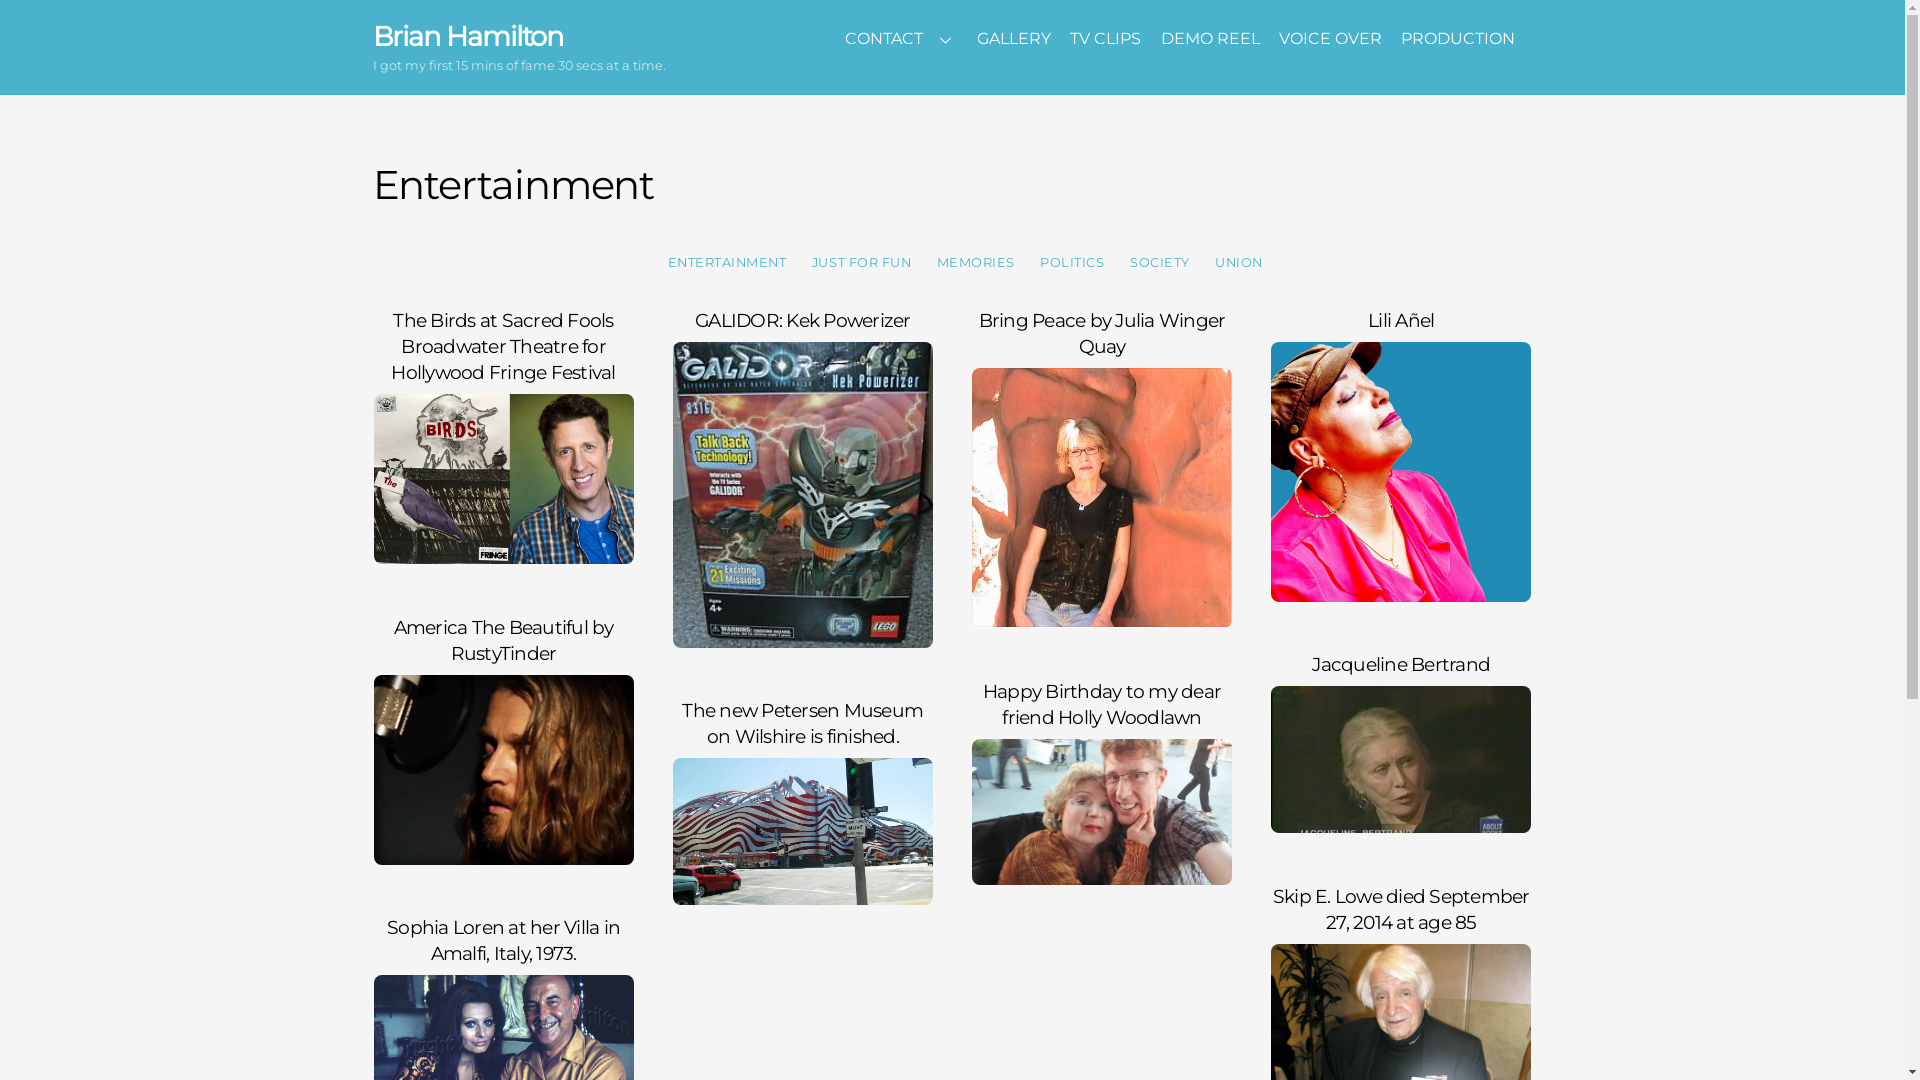 This screenshot has height=1080, width=1920. What do you see at coordinates (1400, 909) in the screenshot?
I see `'Skip E. Lowe died September 27, 2014 at age 85'` at bounding box center [1400, 909].